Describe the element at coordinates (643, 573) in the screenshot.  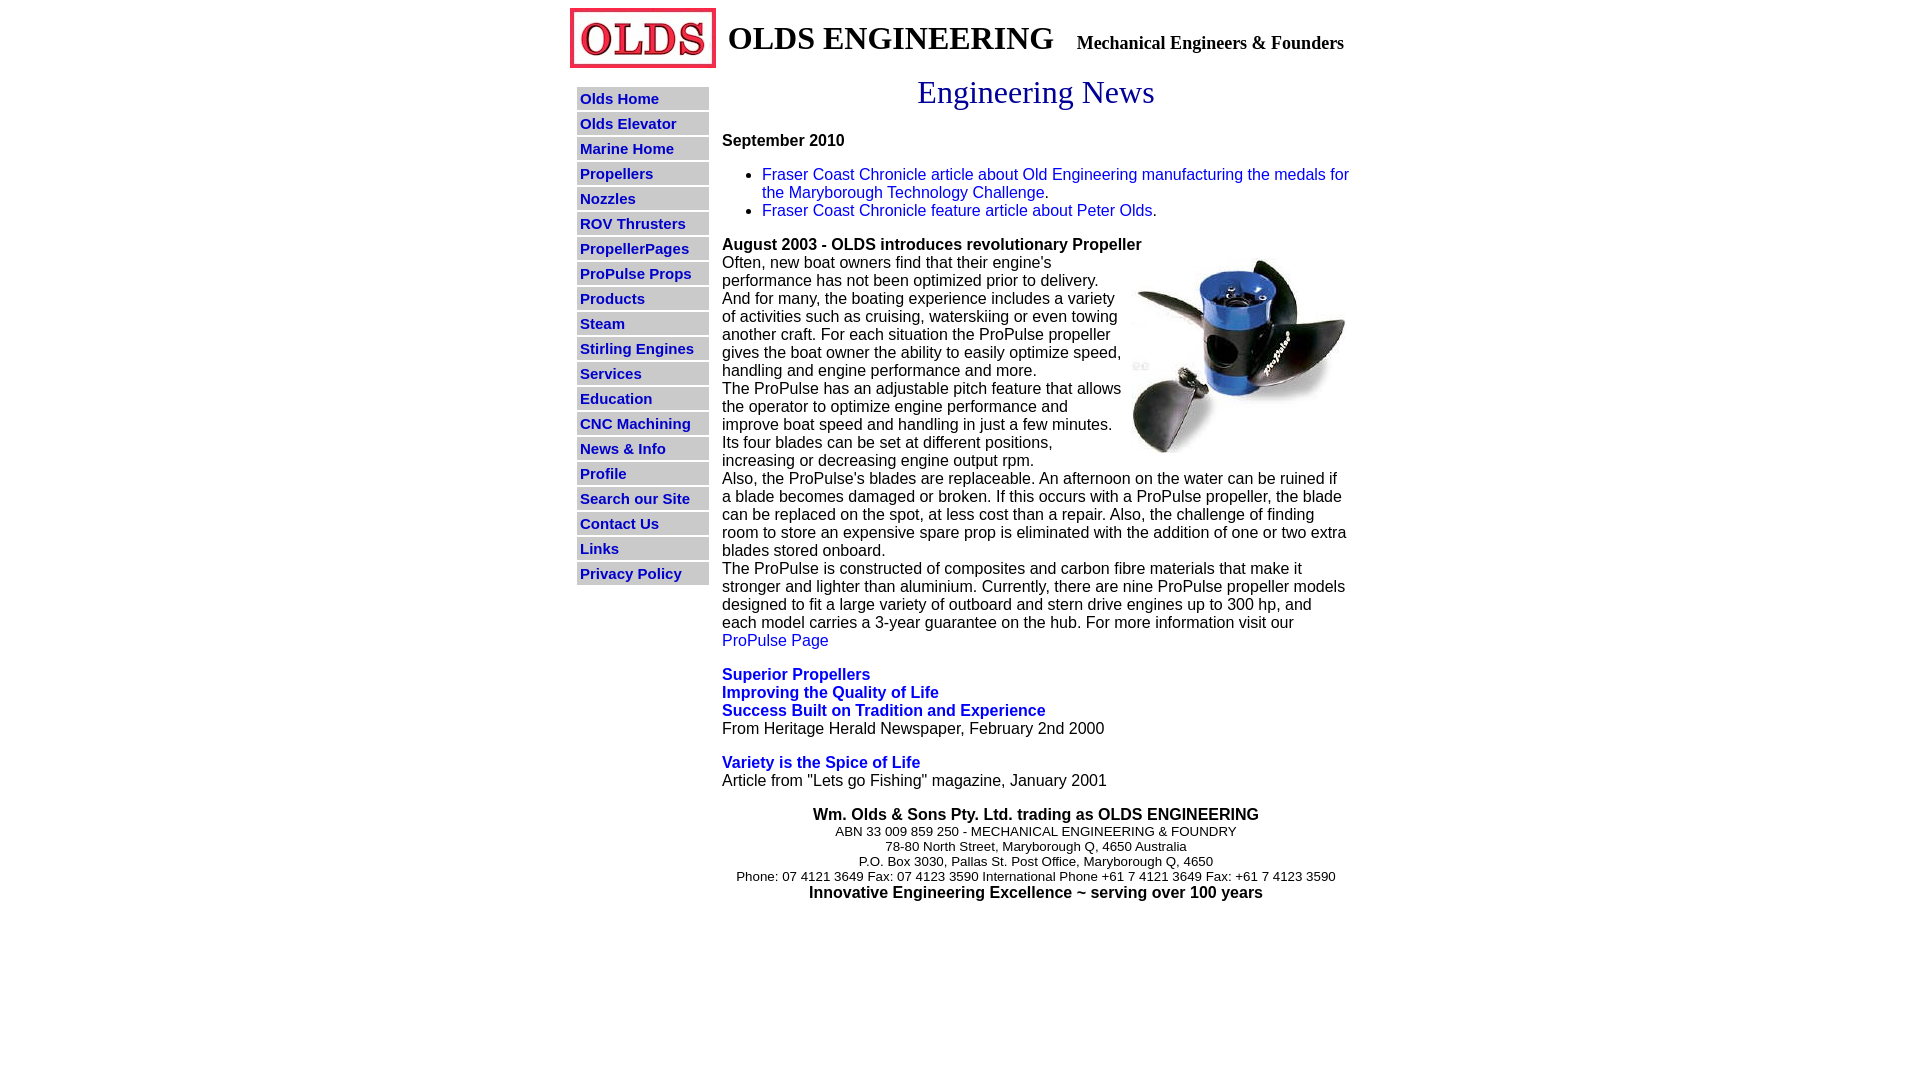
I see `'Privacy Policy'` at that location.